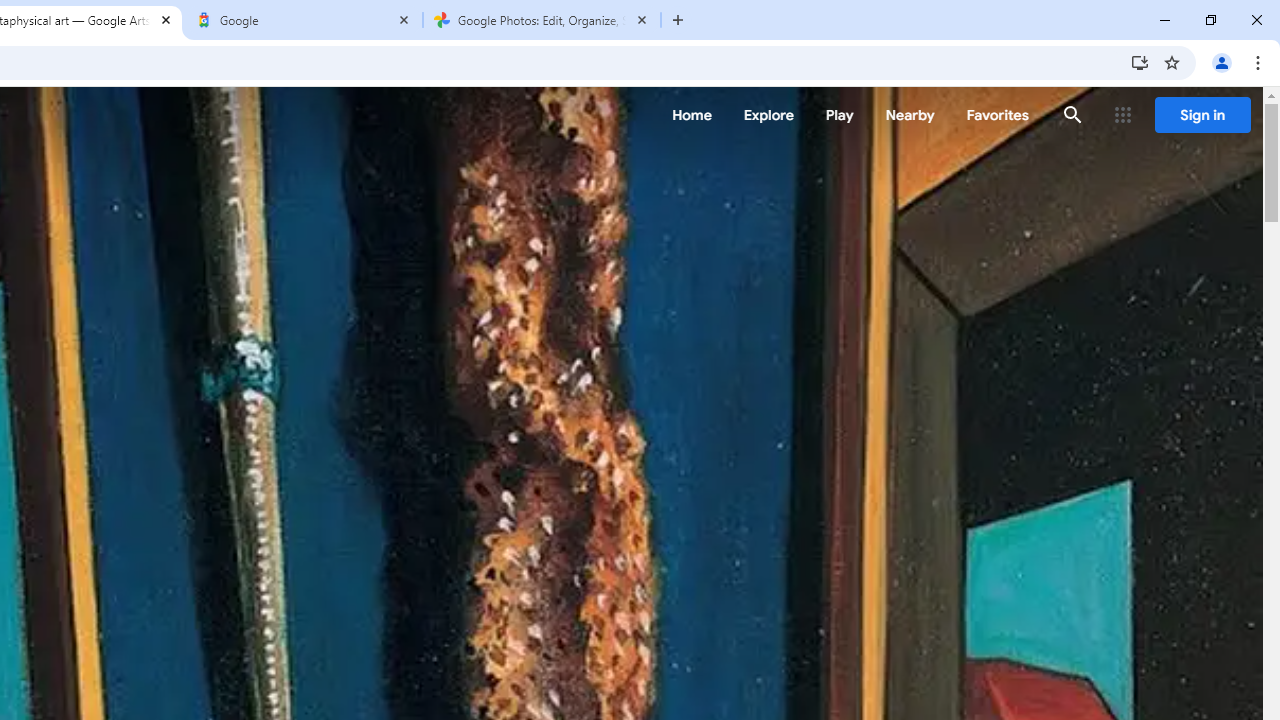  What do you see at coordinates (909, 115) in the screenshot?
I see `'Nearby'` at bounding box center [909, 115].